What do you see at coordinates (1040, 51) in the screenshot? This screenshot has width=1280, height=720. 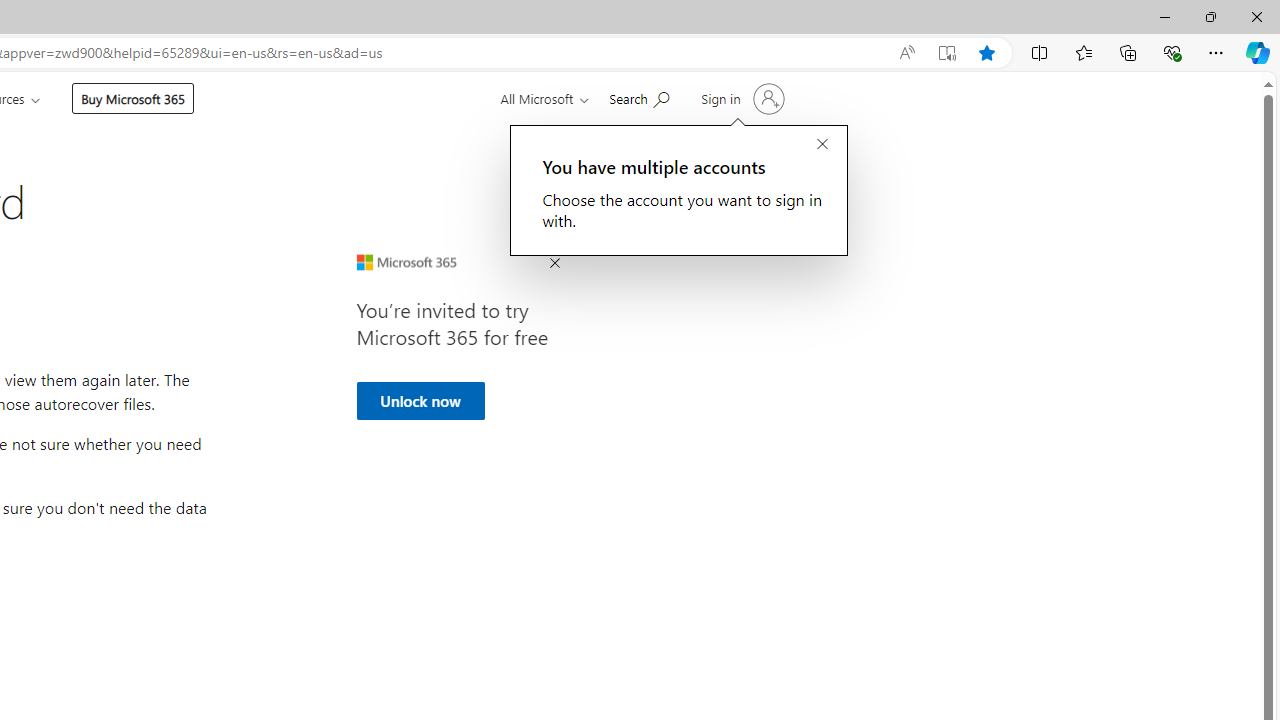 I see `'Split screen'` at bounding box center [1040, 51].